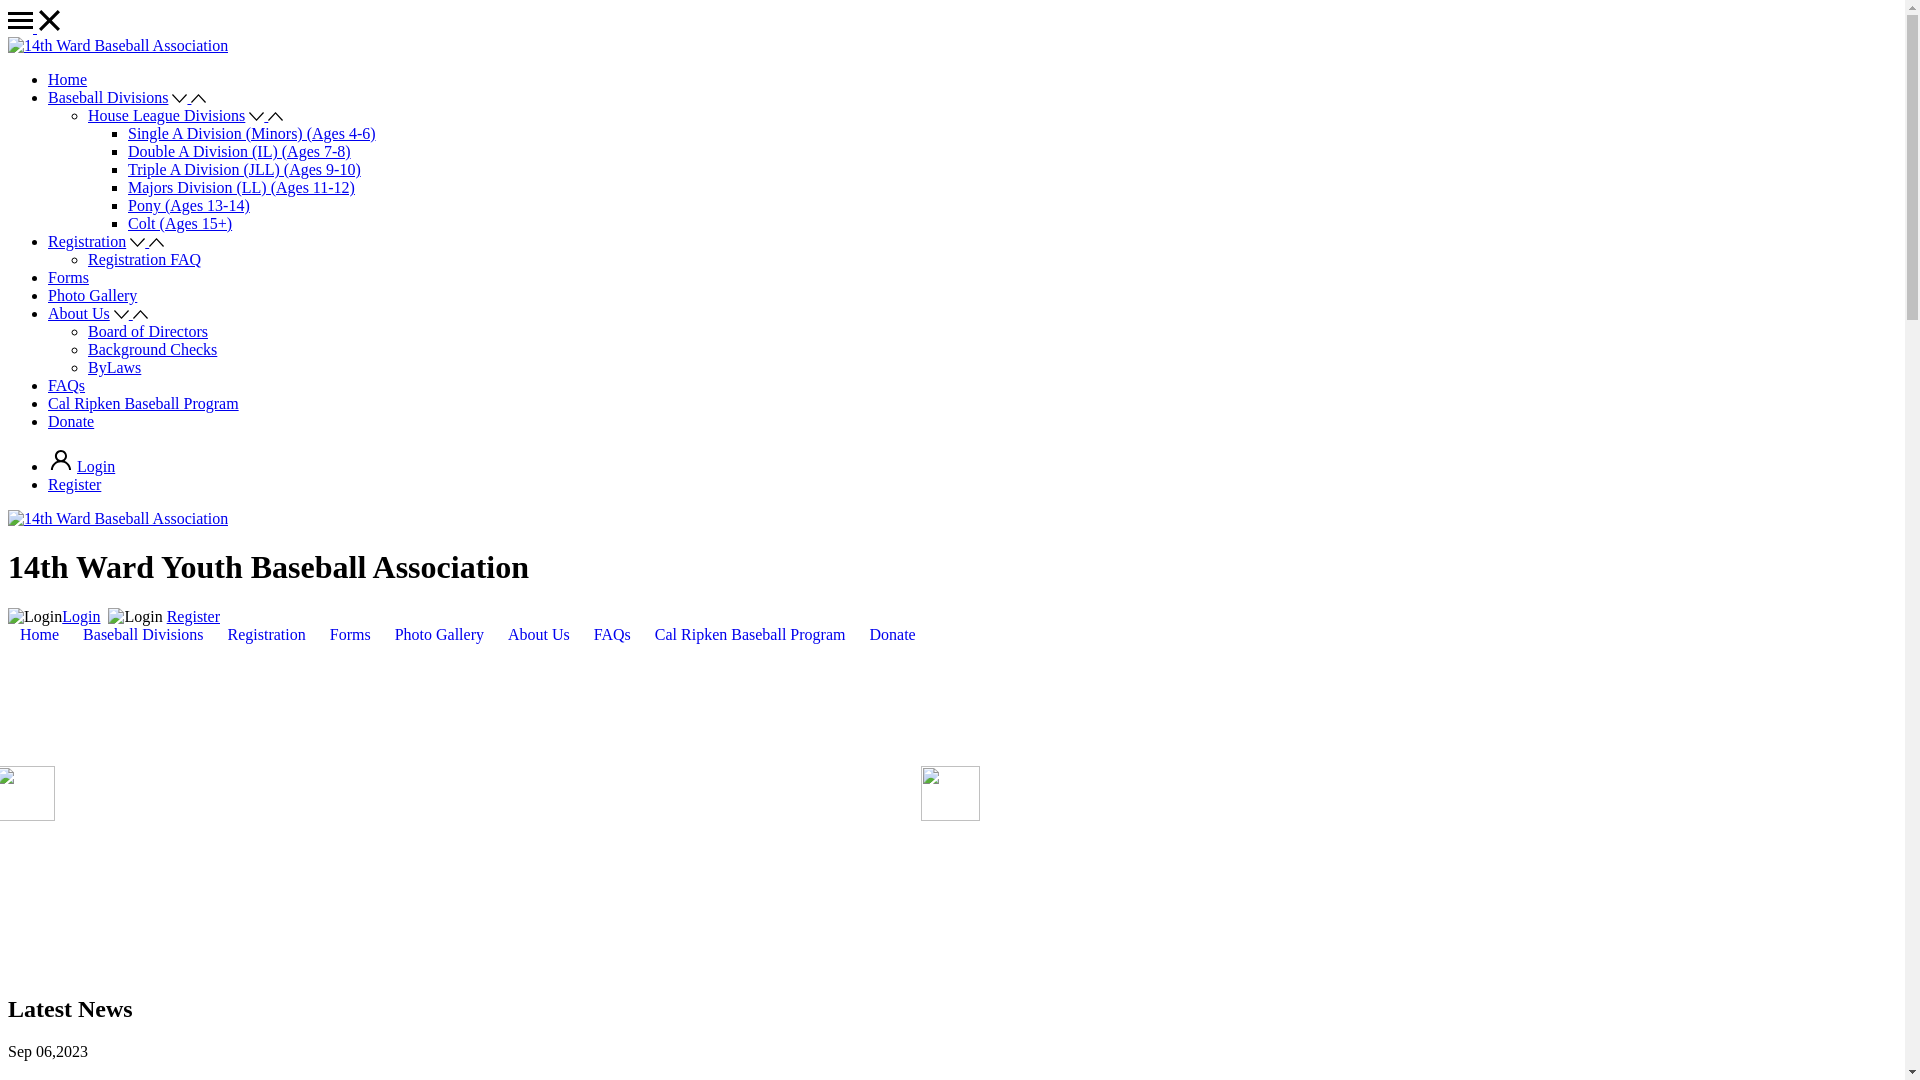 The height and width of the screenshot is (1080, 1920). What do you see at coordinates (438, 635) in the screenshot?
I see `'Photo Gallery'` at bounding box center [438, 635].